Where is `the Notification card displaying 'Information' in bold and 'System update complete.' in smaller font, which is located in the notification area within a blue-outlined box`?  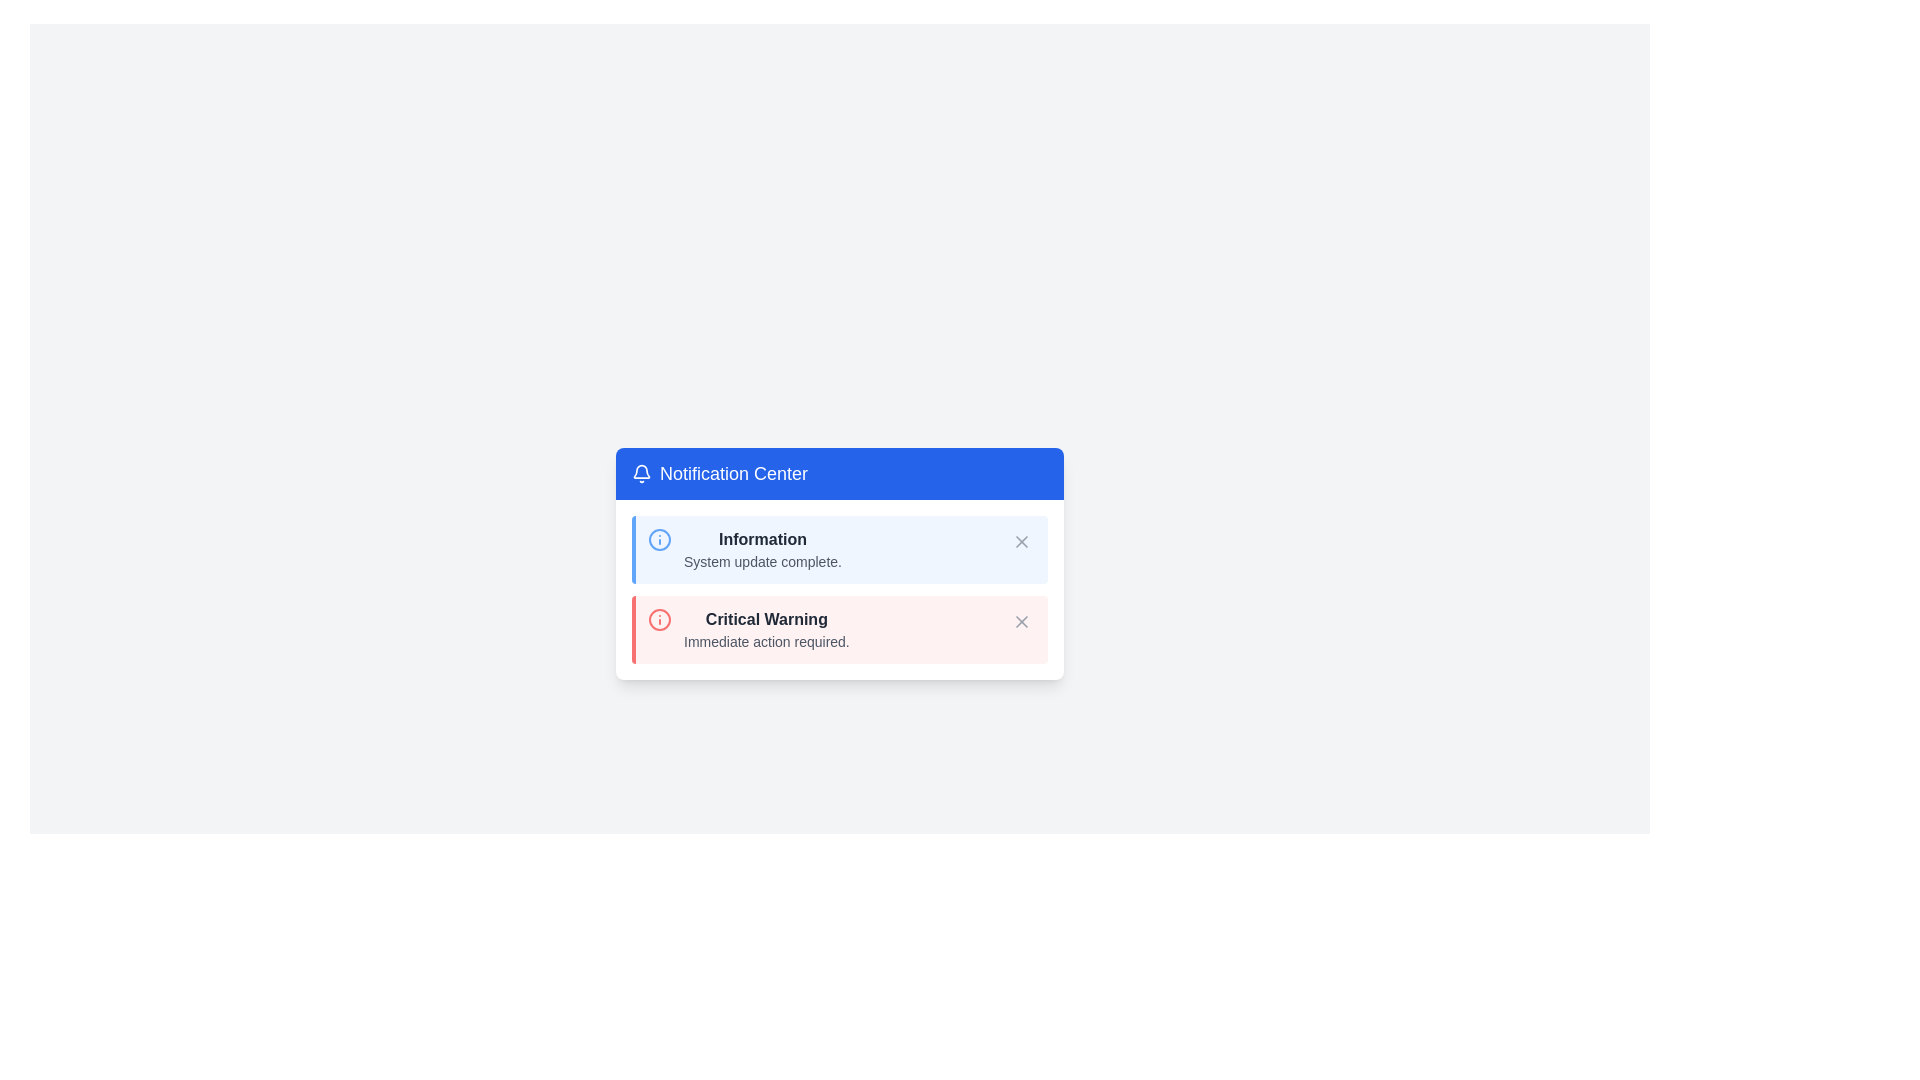
the Notification card displaying 'Information' in bold and 'System update complete.' in smaller font, which is located in the notification area within a blue-outlined box is located at coordinates (841, 550).